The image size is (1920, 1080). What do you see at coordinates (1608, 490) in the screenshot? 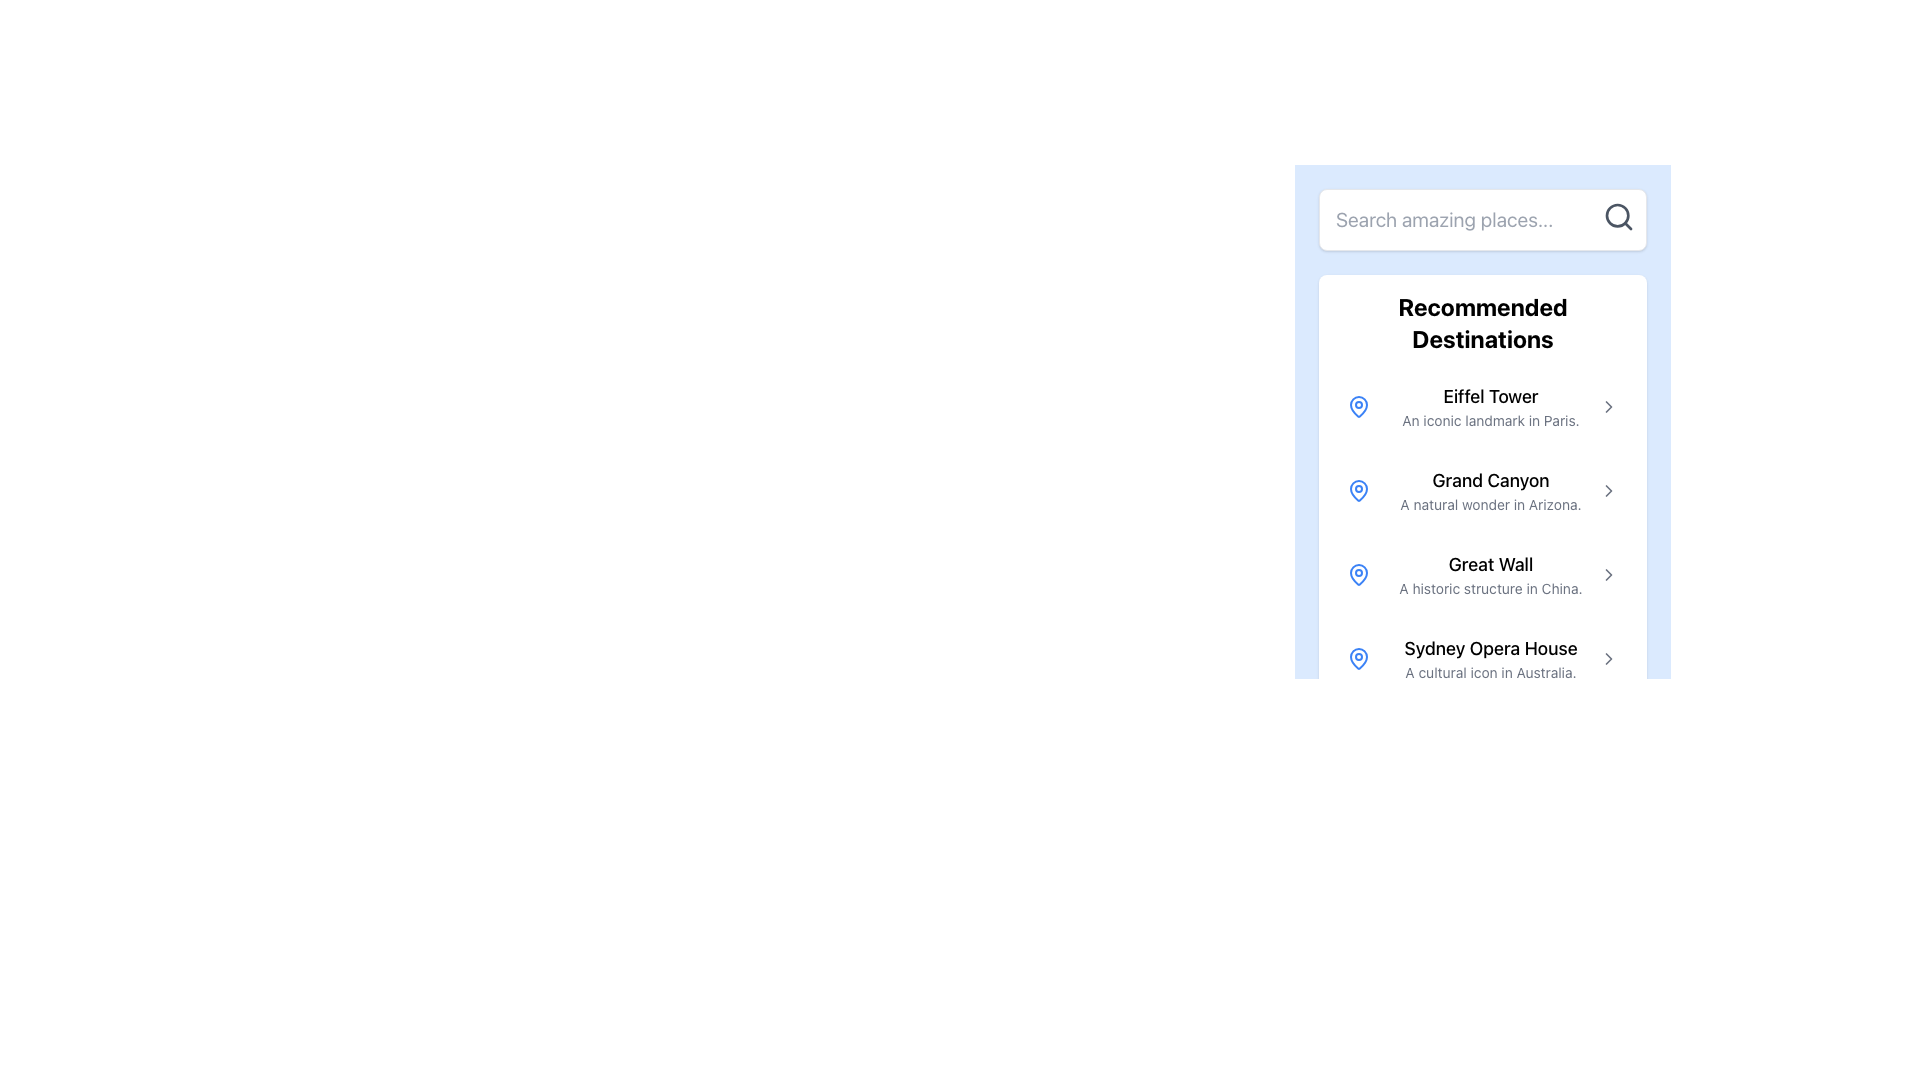
I see `the indicative icon associated with the 'Grand Canyon' in the third list entry of the 'Recommended Destinations' section` at bounding box center [1608, 490].